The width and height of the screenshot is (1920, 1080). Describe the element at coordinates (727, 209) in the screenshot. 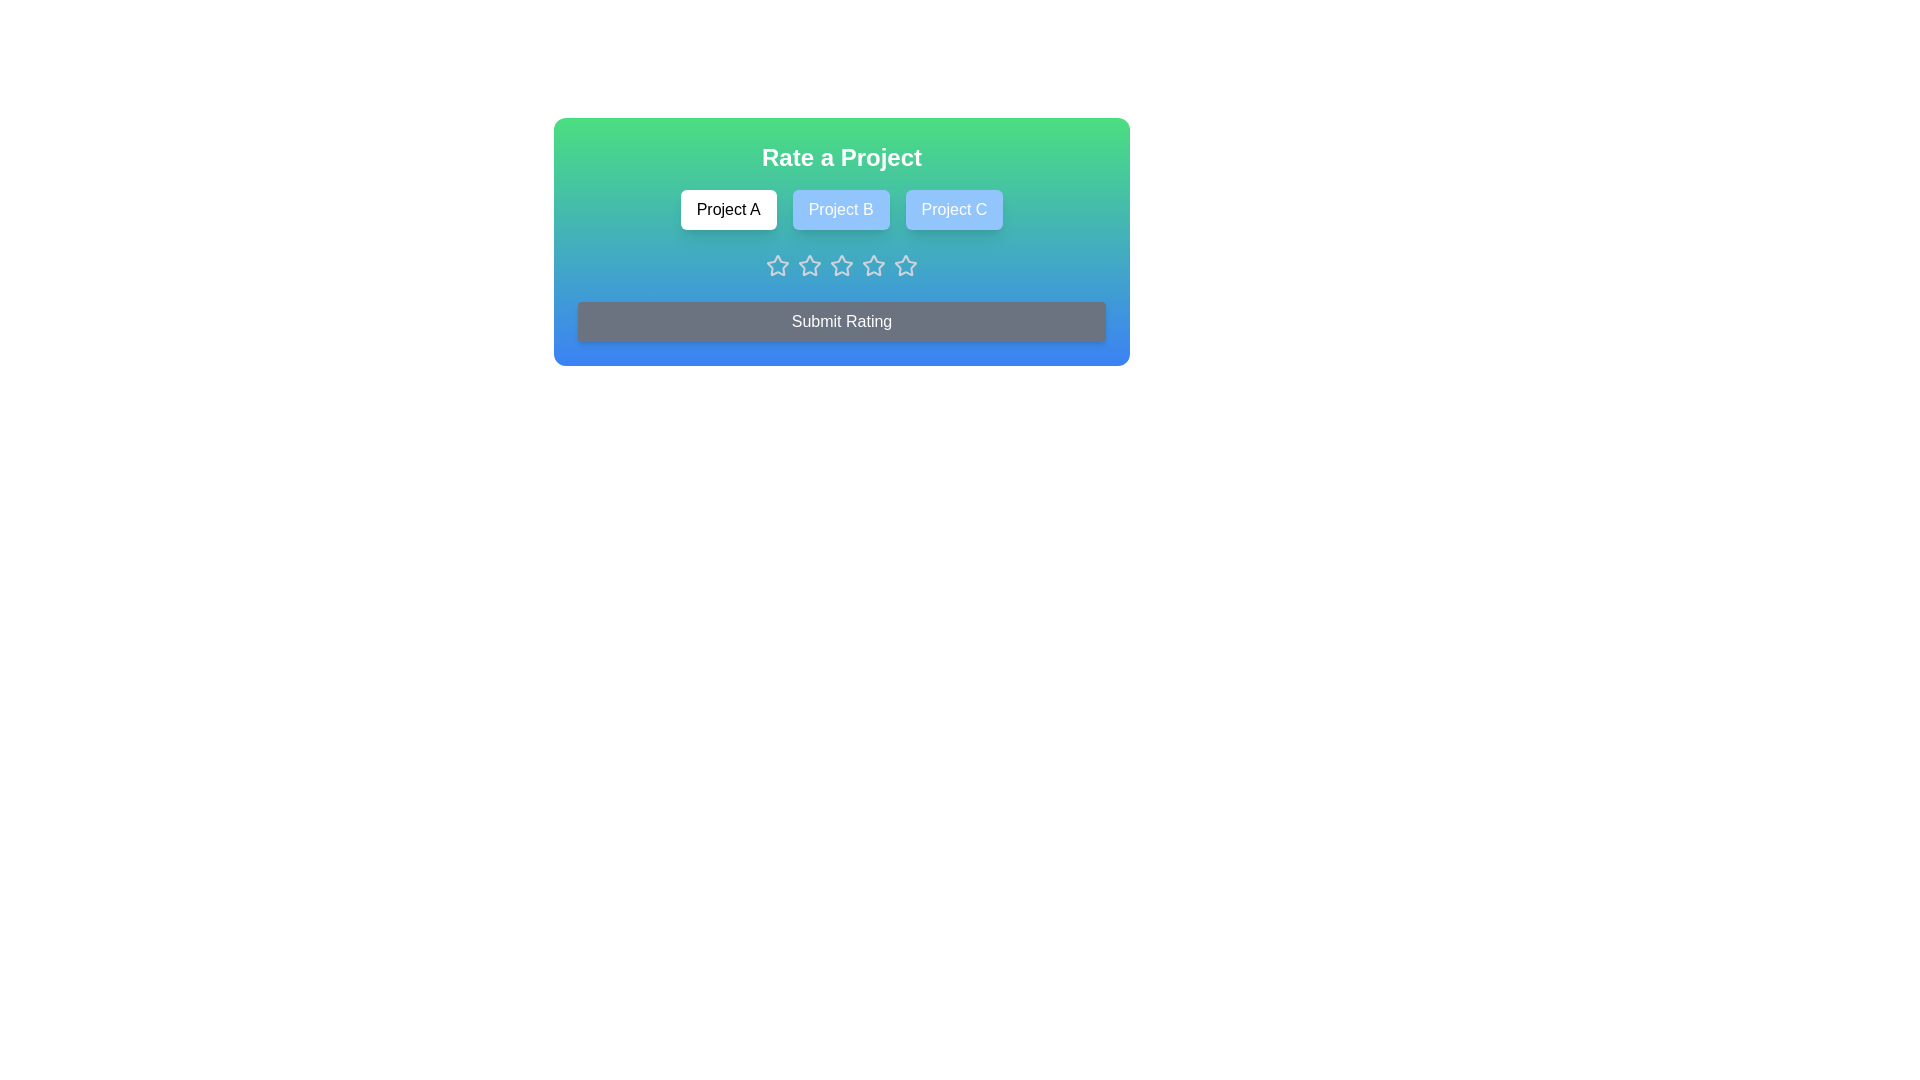

I see `the project Project A from the list` at that location.